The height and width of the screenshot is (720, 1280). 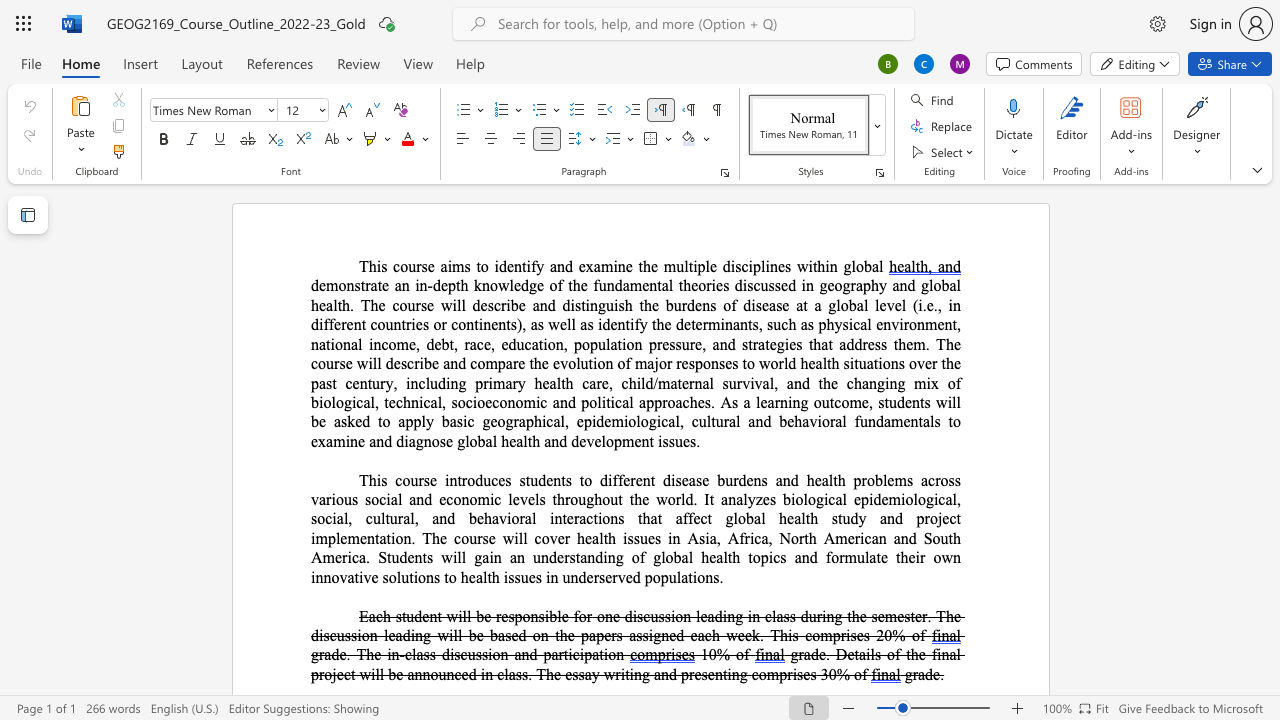 I want to click on the space between the continuous character ")" and "," in the text, so click(x=521, y=323).